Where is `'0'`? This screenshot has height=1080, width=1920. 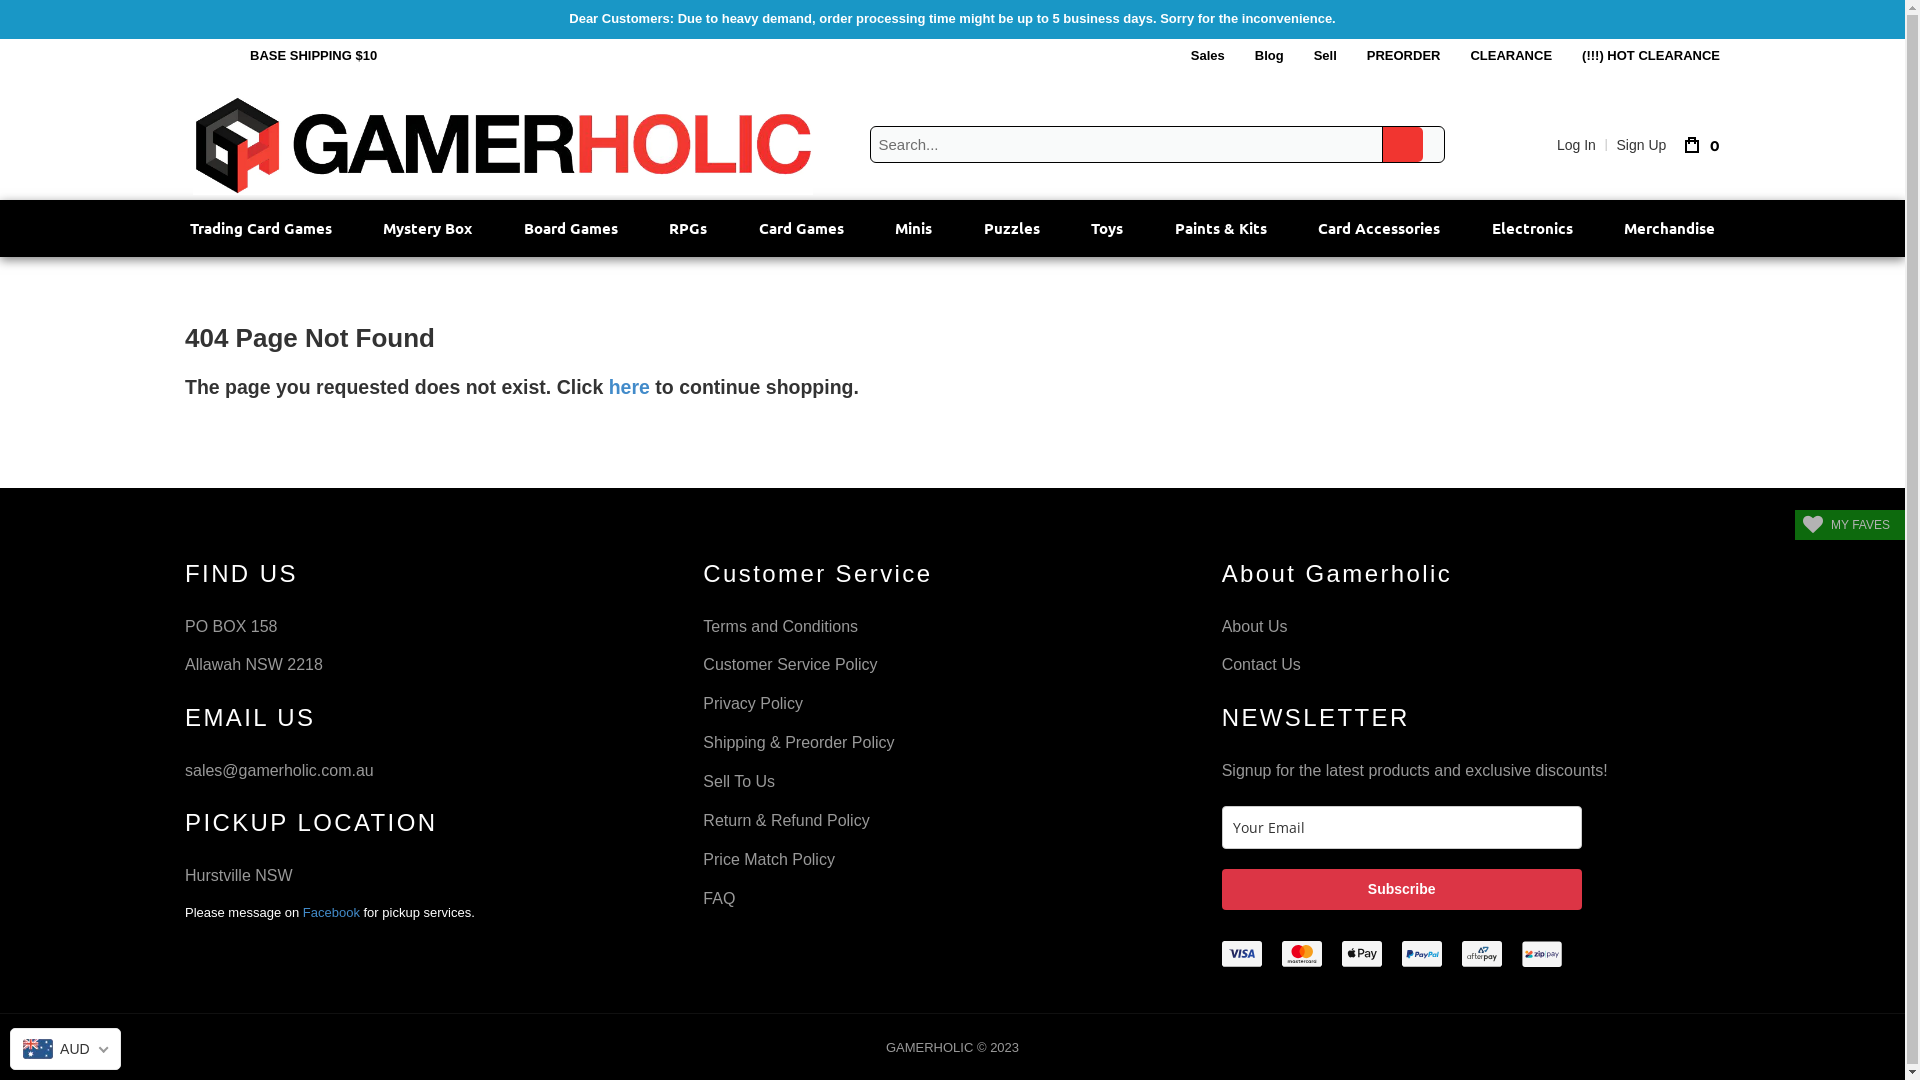 '0' is located at coordinates (1680, 143).